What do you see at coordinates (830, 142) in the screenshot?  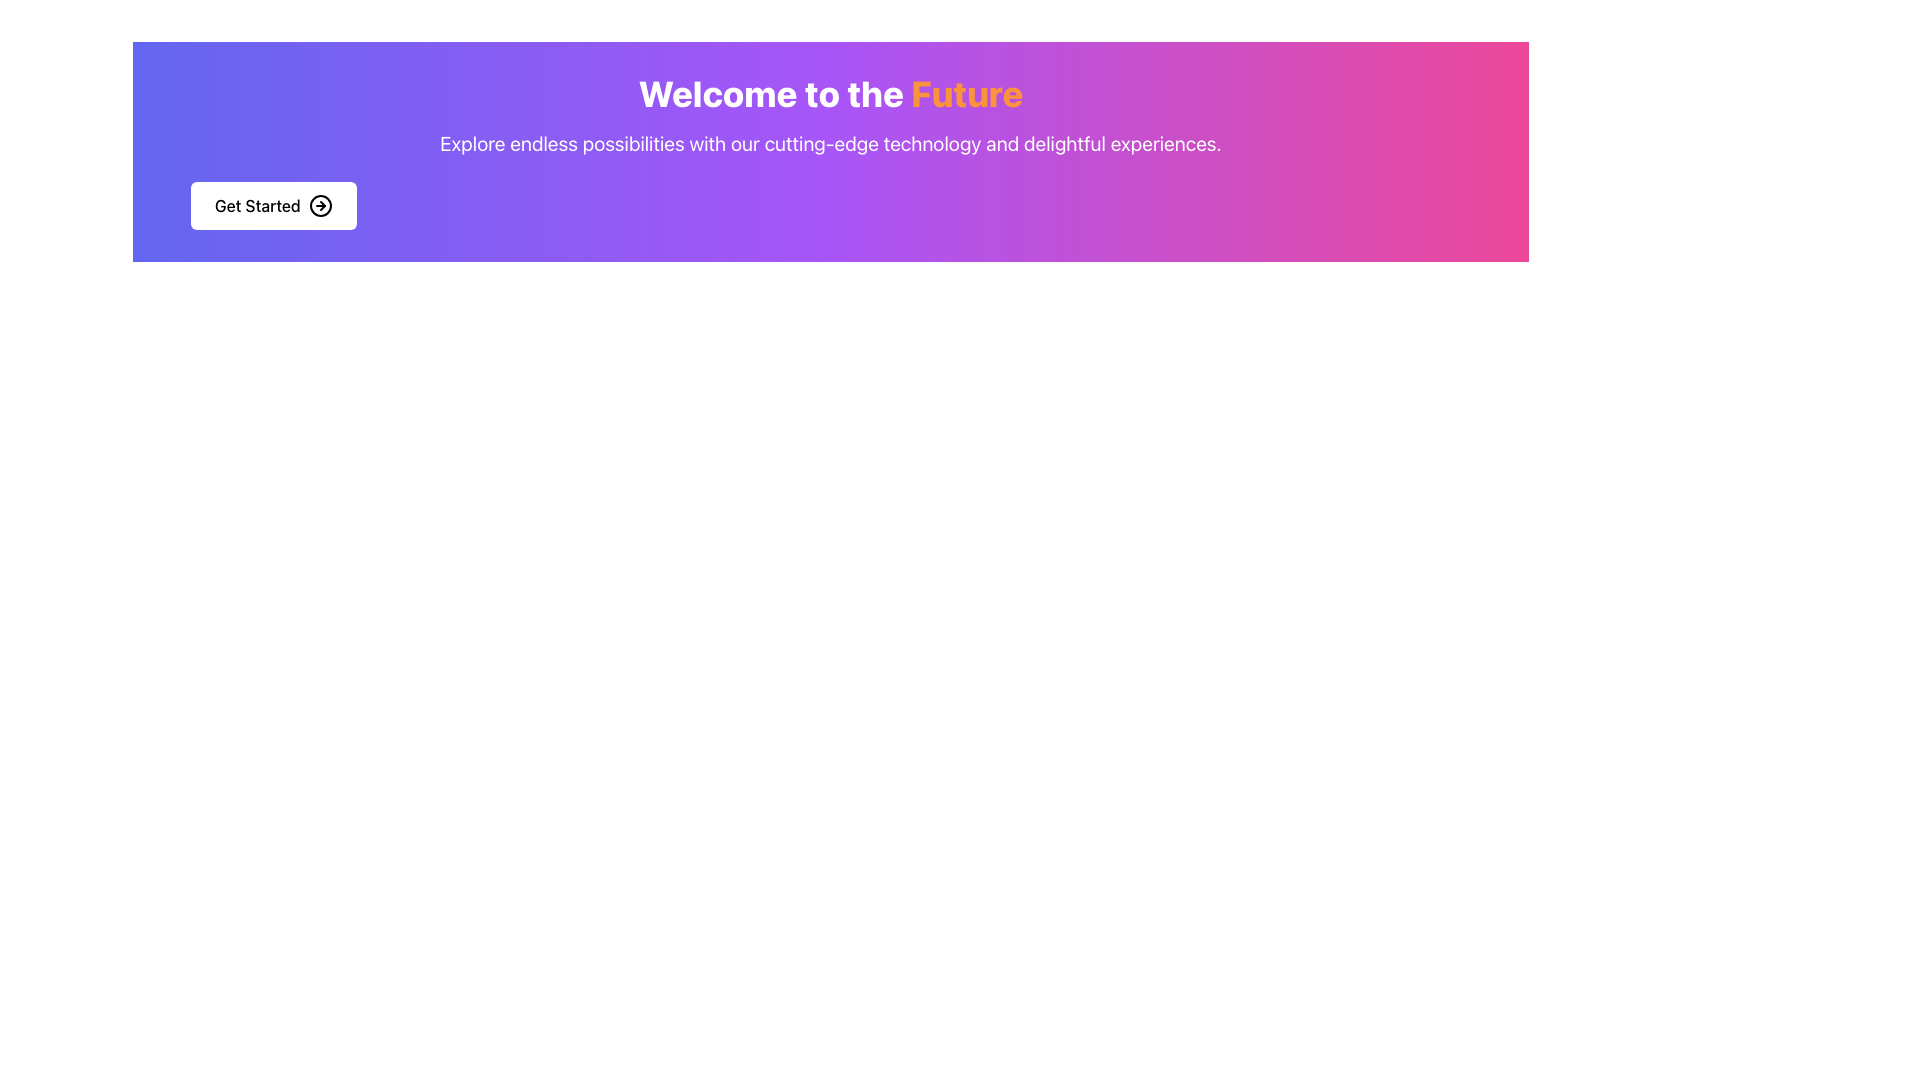 I see `static text element that contains the message 'Explore endless possibilities with our cutting-edge technology and delightful experiences.' located below the heading 'Welcome to the Future' and above the 'Get Started' button` at bounding box center [830, 142].